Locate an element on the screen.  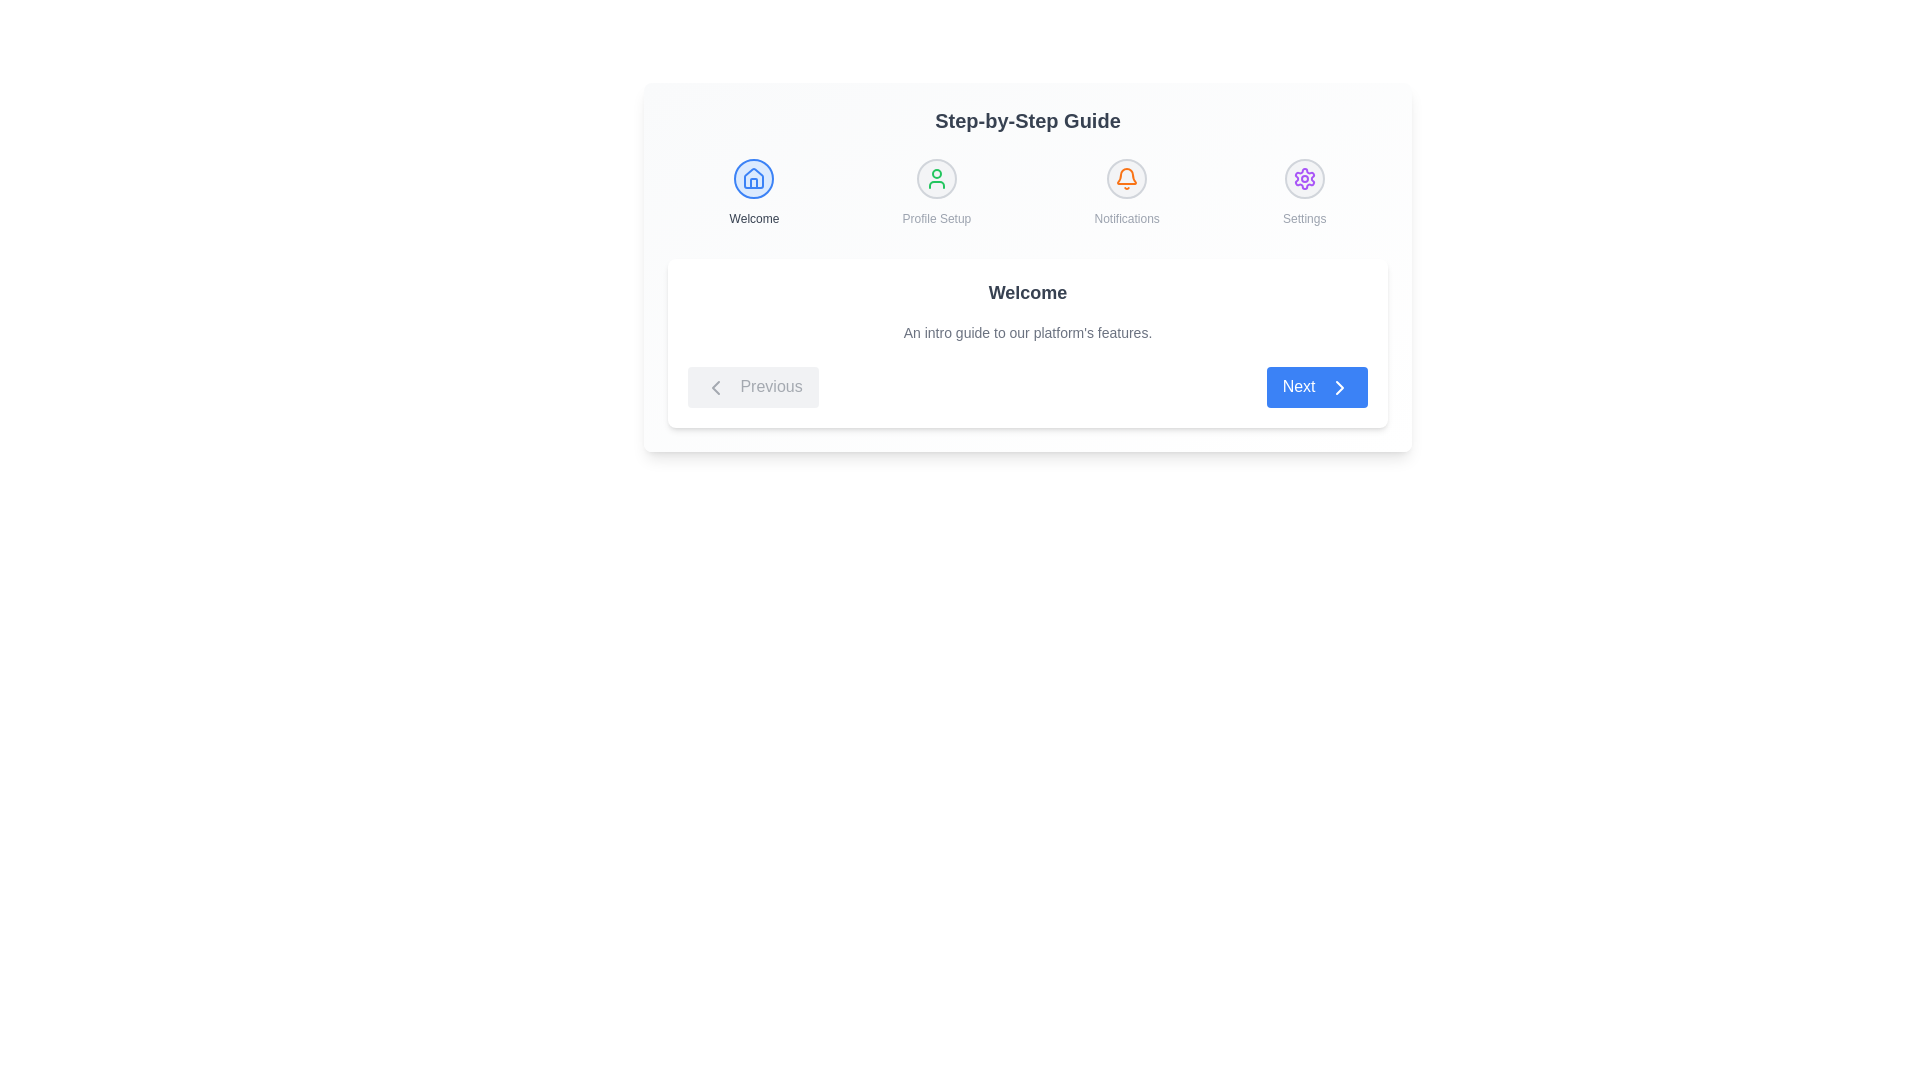
the 'Previous' button, which is a gray button with a left-arrow icon located in the bottom-left of the navigation section, to provide visual feedback is located at coordinates (752, 387).